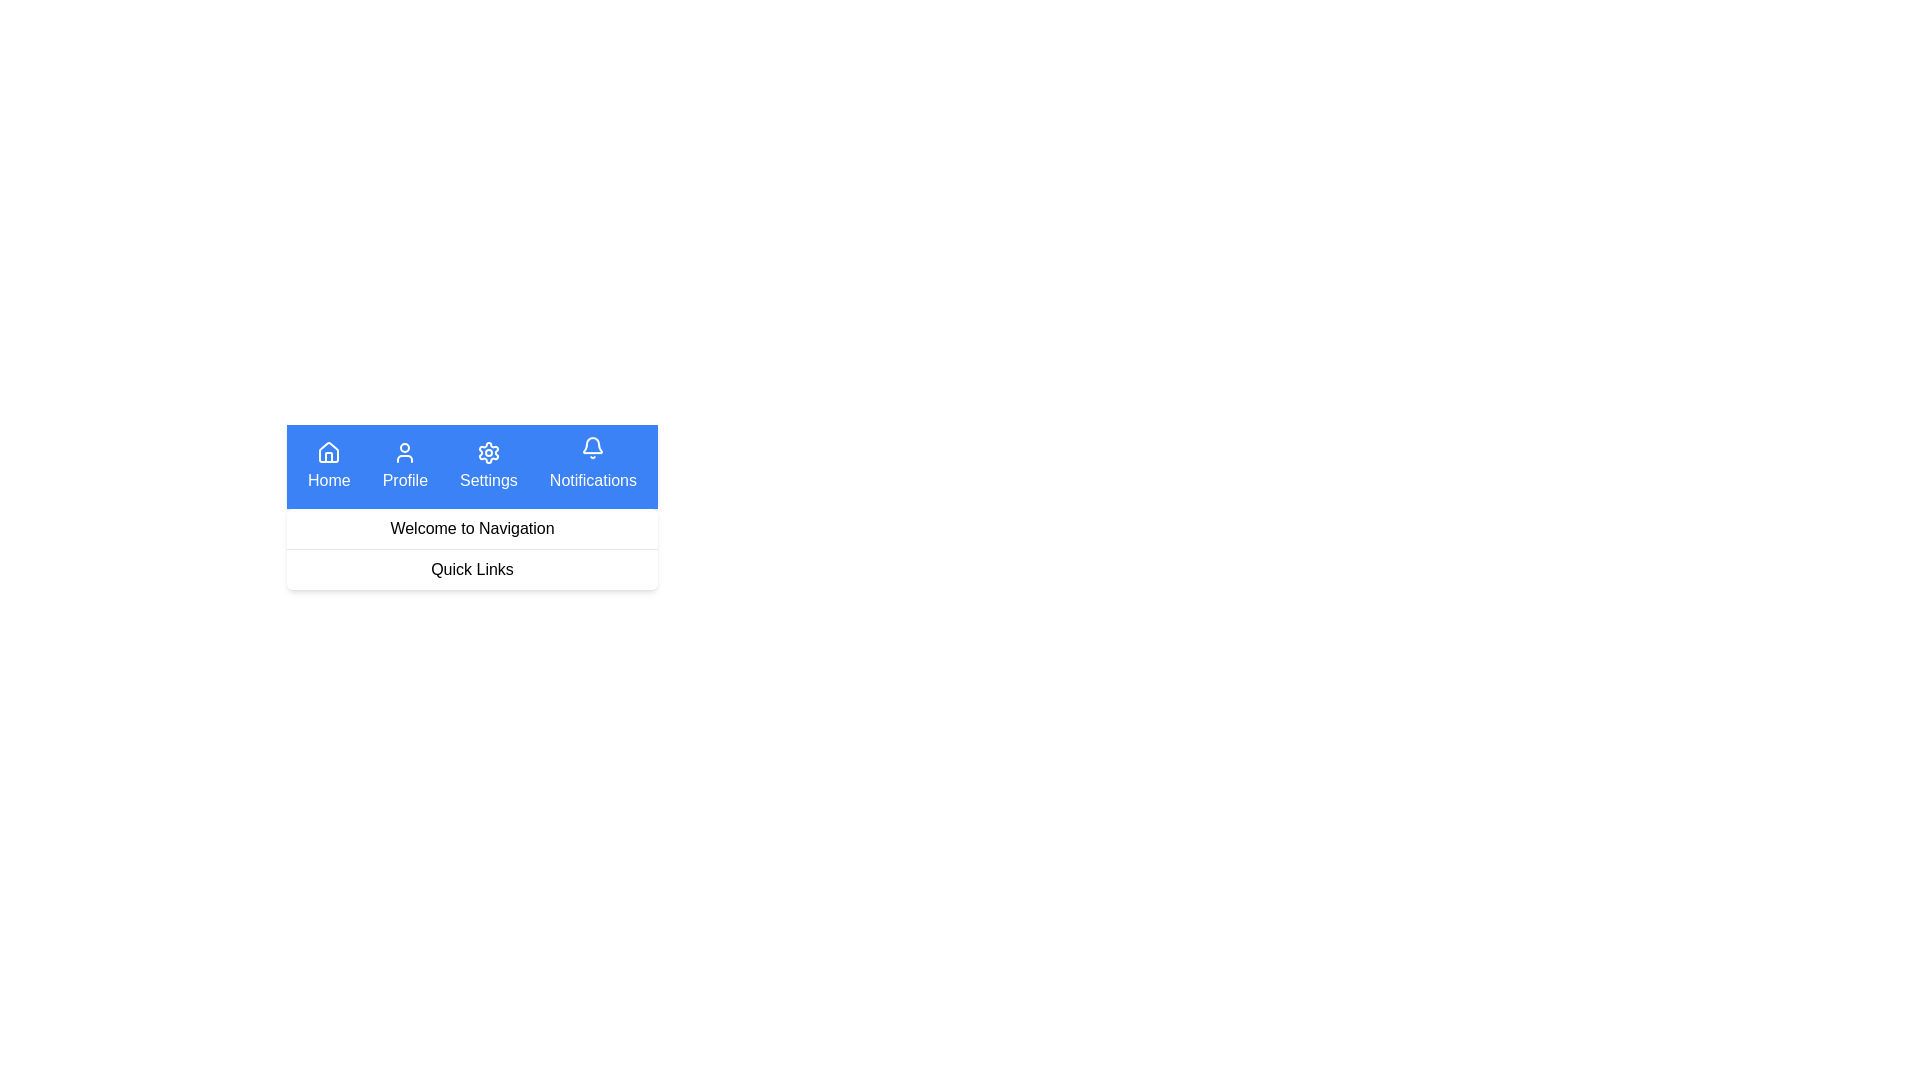 The image size is (1920, 1080). I want to click on the Settings navigation button, so click(489, 466).